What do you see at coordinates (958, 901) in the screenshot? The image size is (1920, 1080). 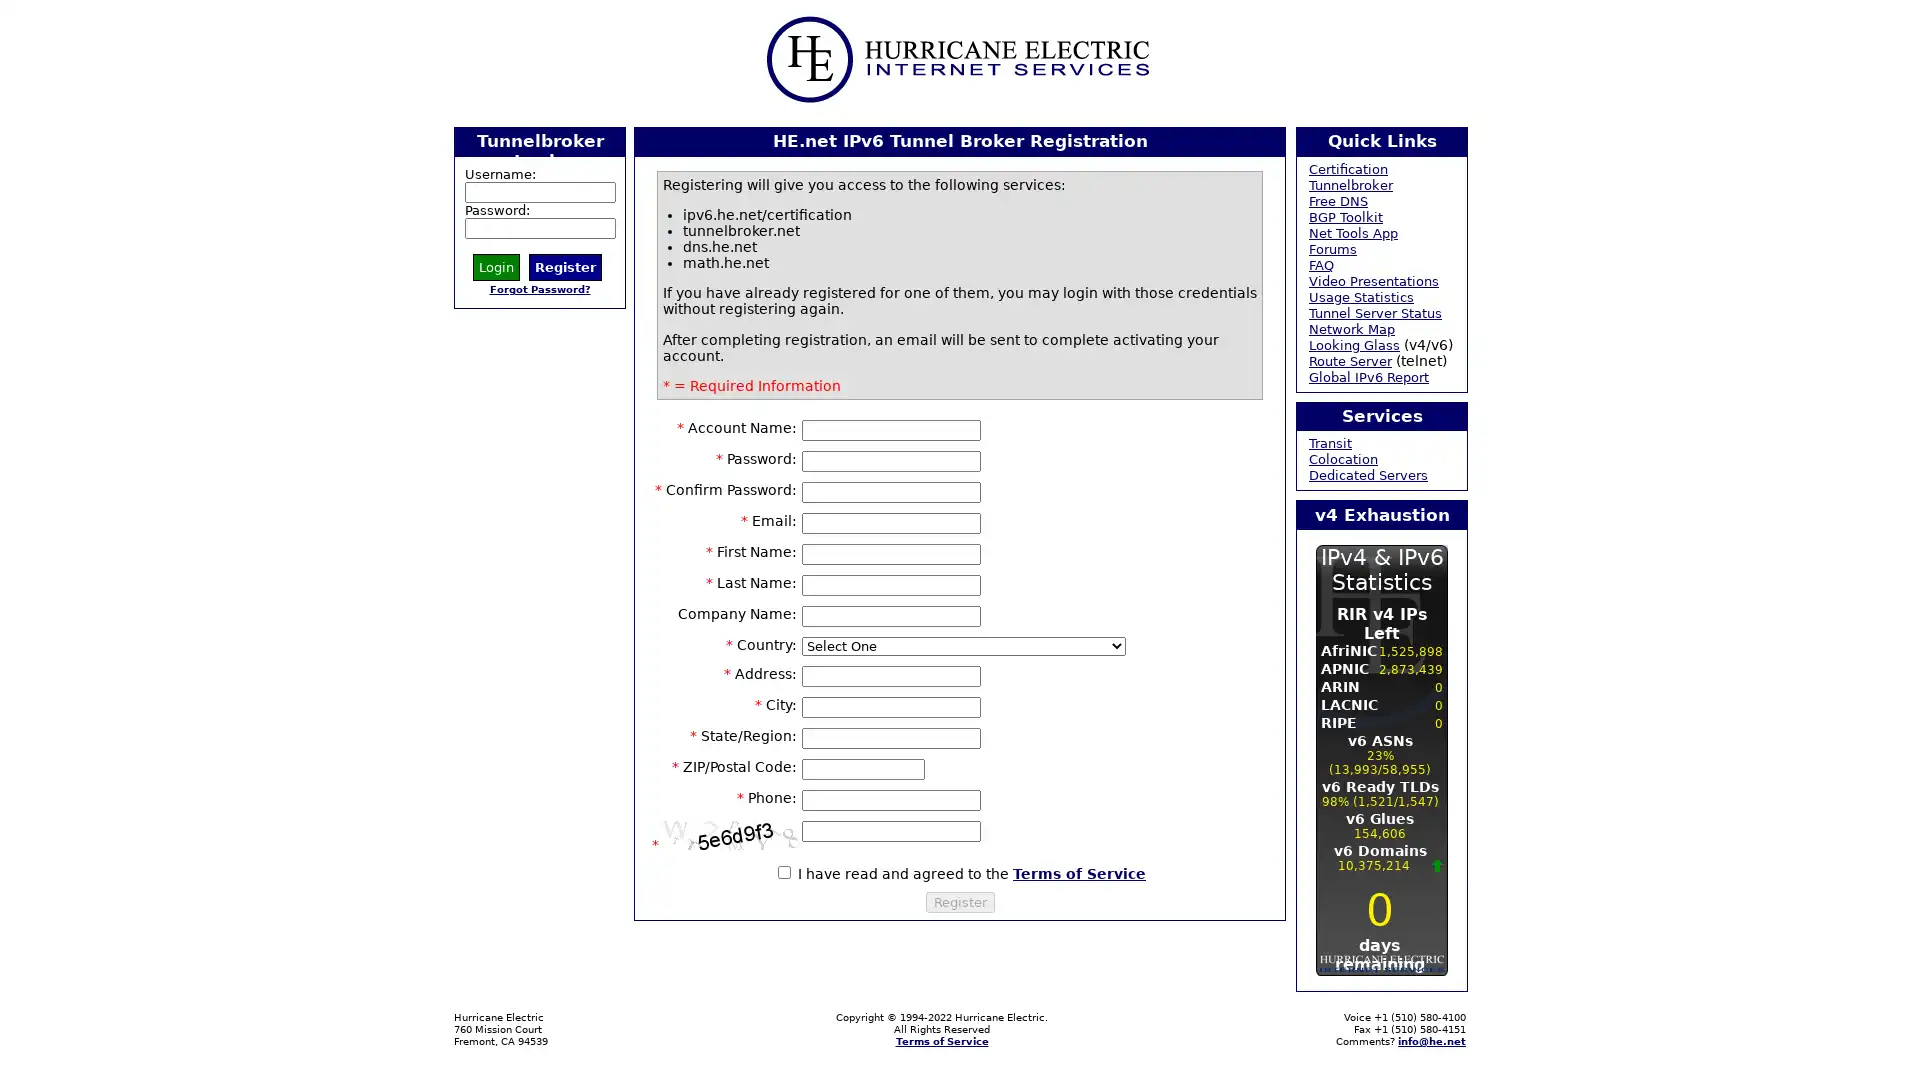 I see `Register` at bounding box center [958, 901].